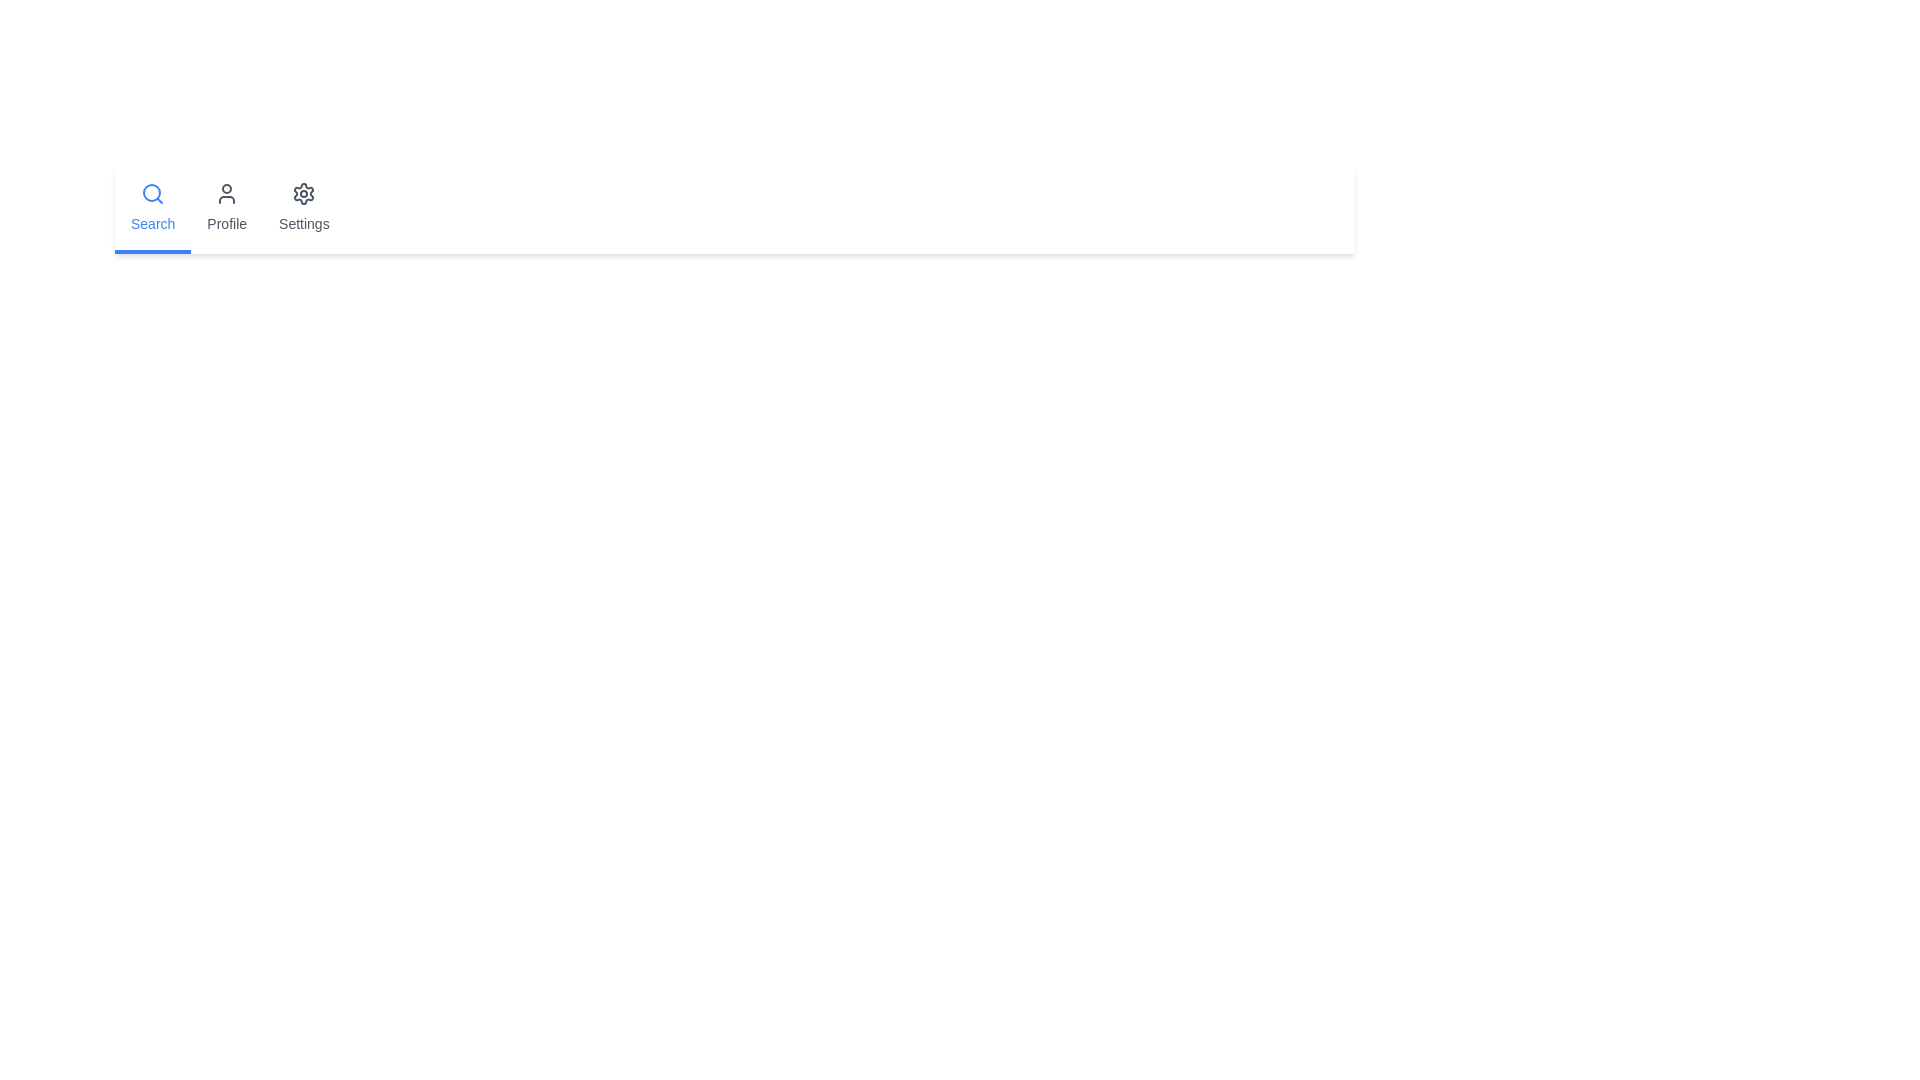 Image resolution: width=1920 pixels, height=1080 pixels. Describe the element at coordinates (152, 193) in the screenshot. I see `the search icon located in the 'Search' section of the navigation bar, positioned above the label 'Search' and to the left of 'Profile' and 'Settings'` at that location.